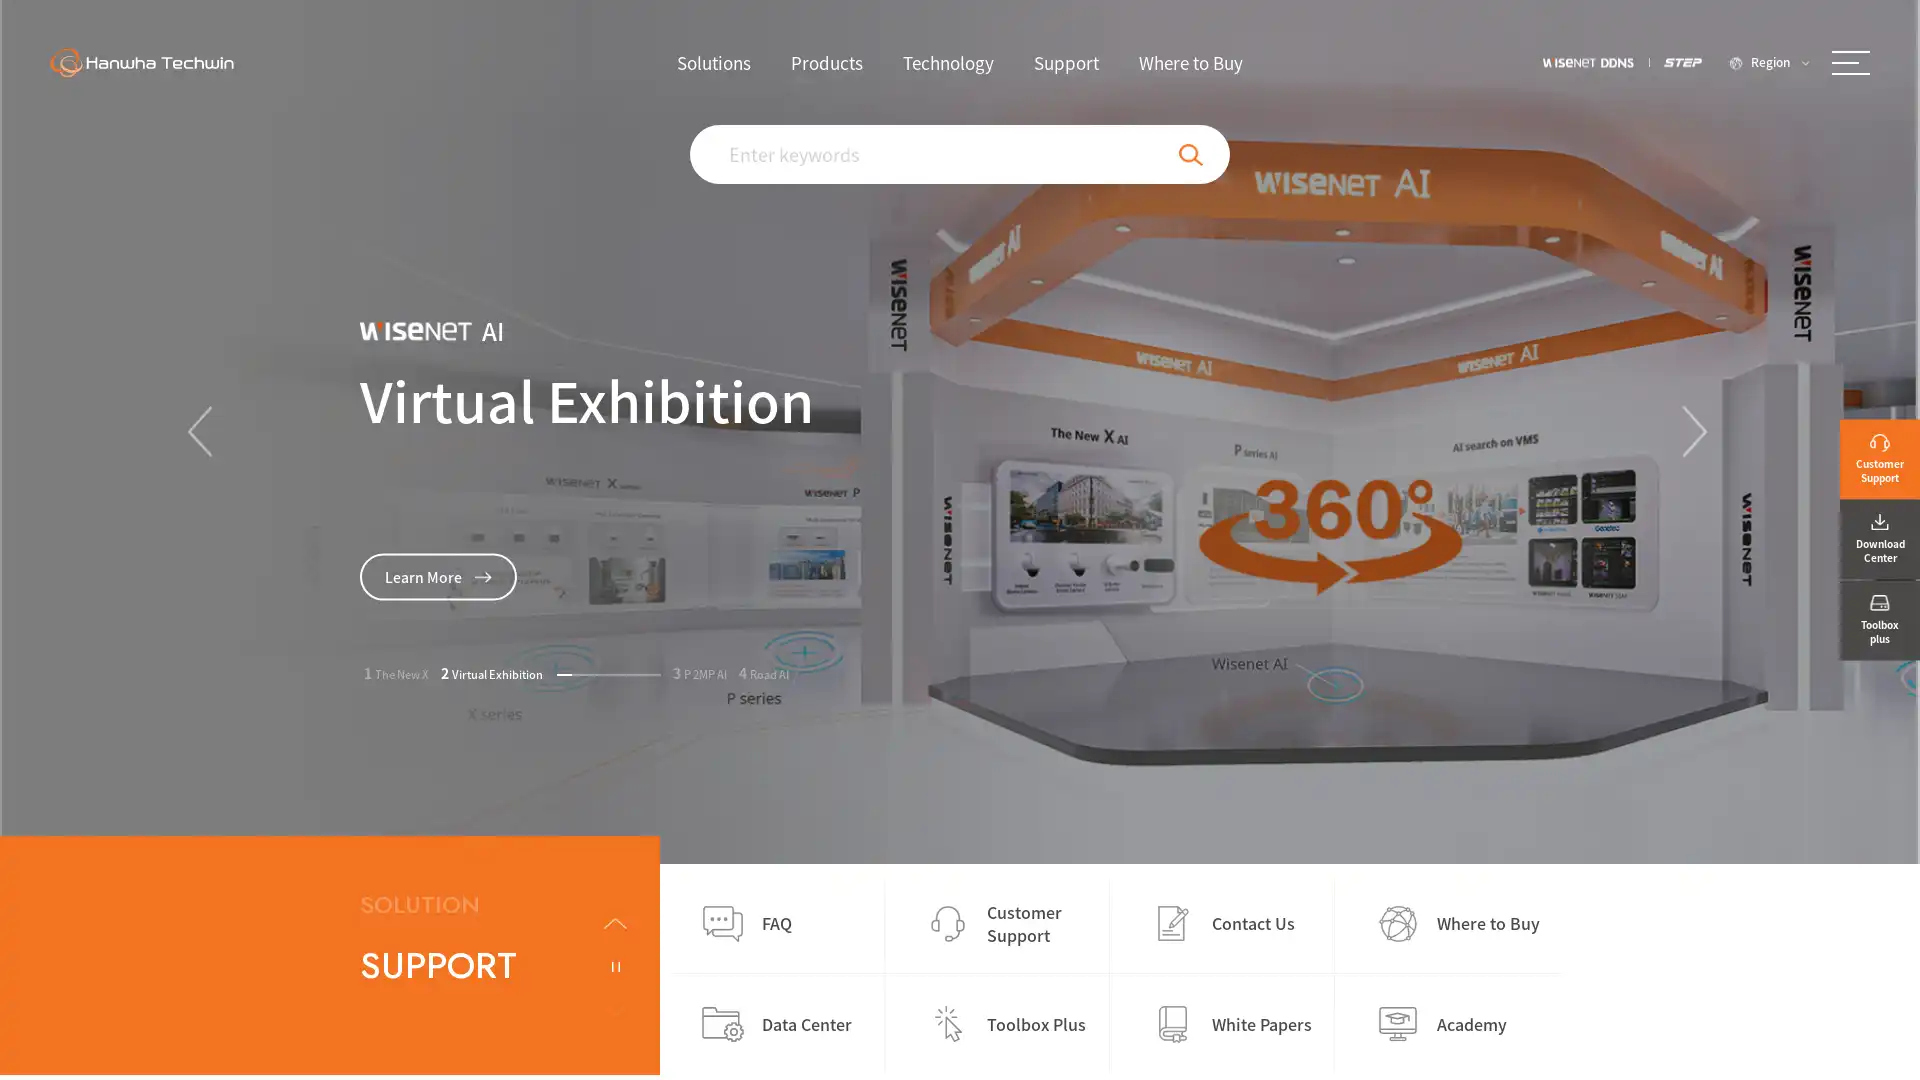 The width and height of the screenshot is (1920, 1080). What do you see at coordinates (199, 430) in the screenshot?
I see `Previous slide` at bounding box center [199, 430].